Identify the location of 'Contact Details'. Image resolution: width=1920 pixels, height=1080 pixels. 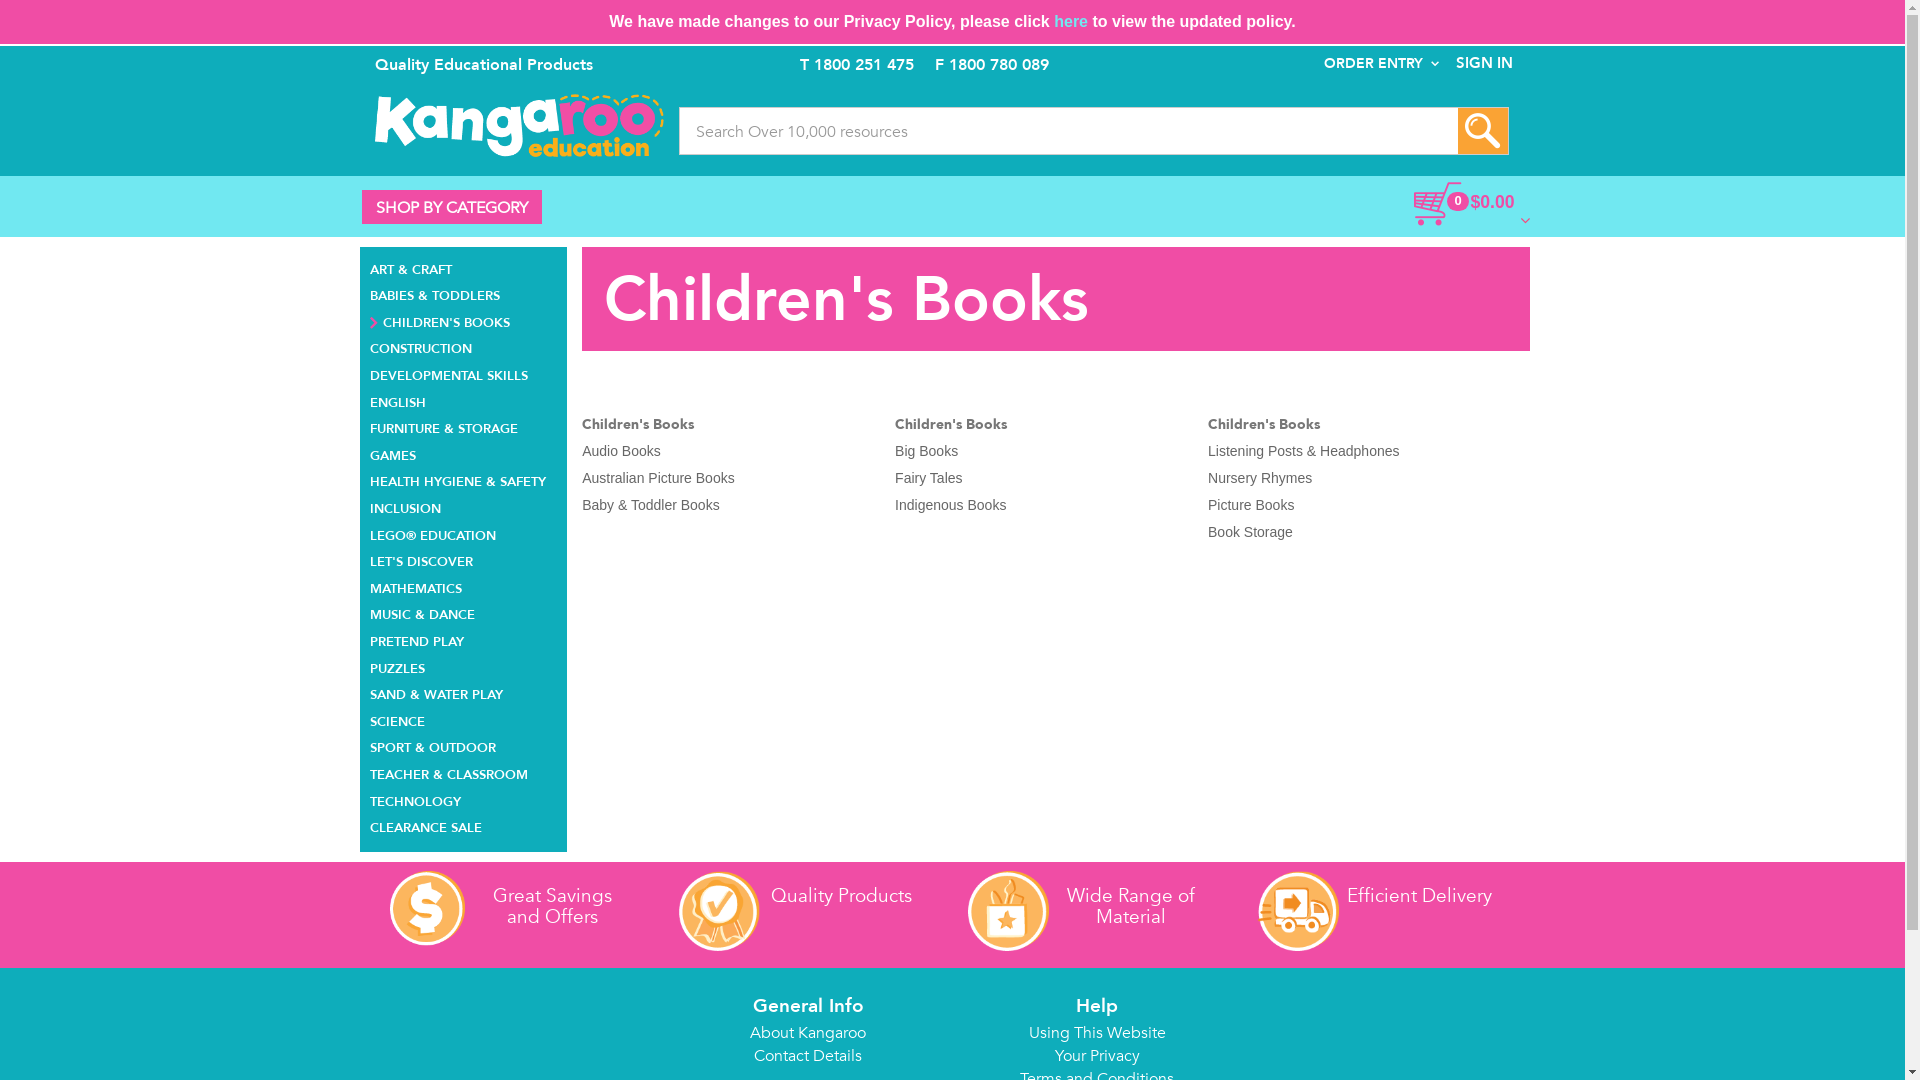
(807, 1055).